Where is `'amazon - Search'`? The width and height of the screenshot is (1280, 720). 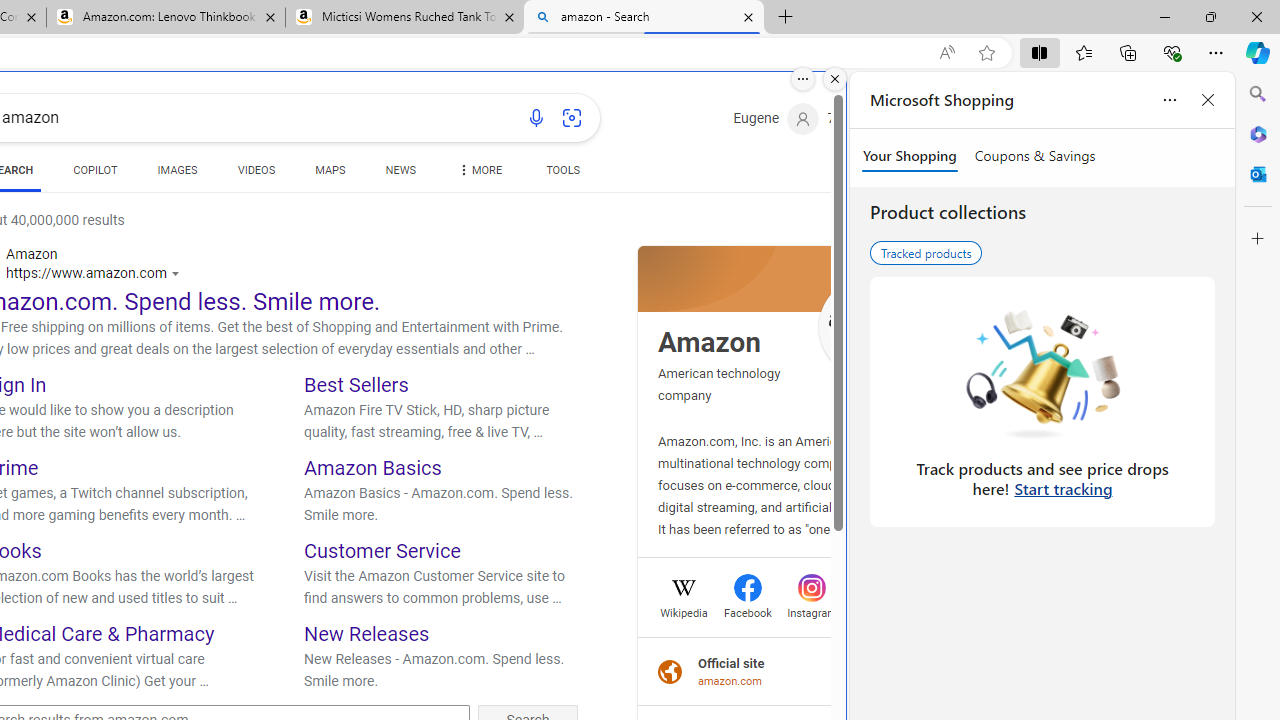 'amazon - Search' is located at coordinates (643, 17).